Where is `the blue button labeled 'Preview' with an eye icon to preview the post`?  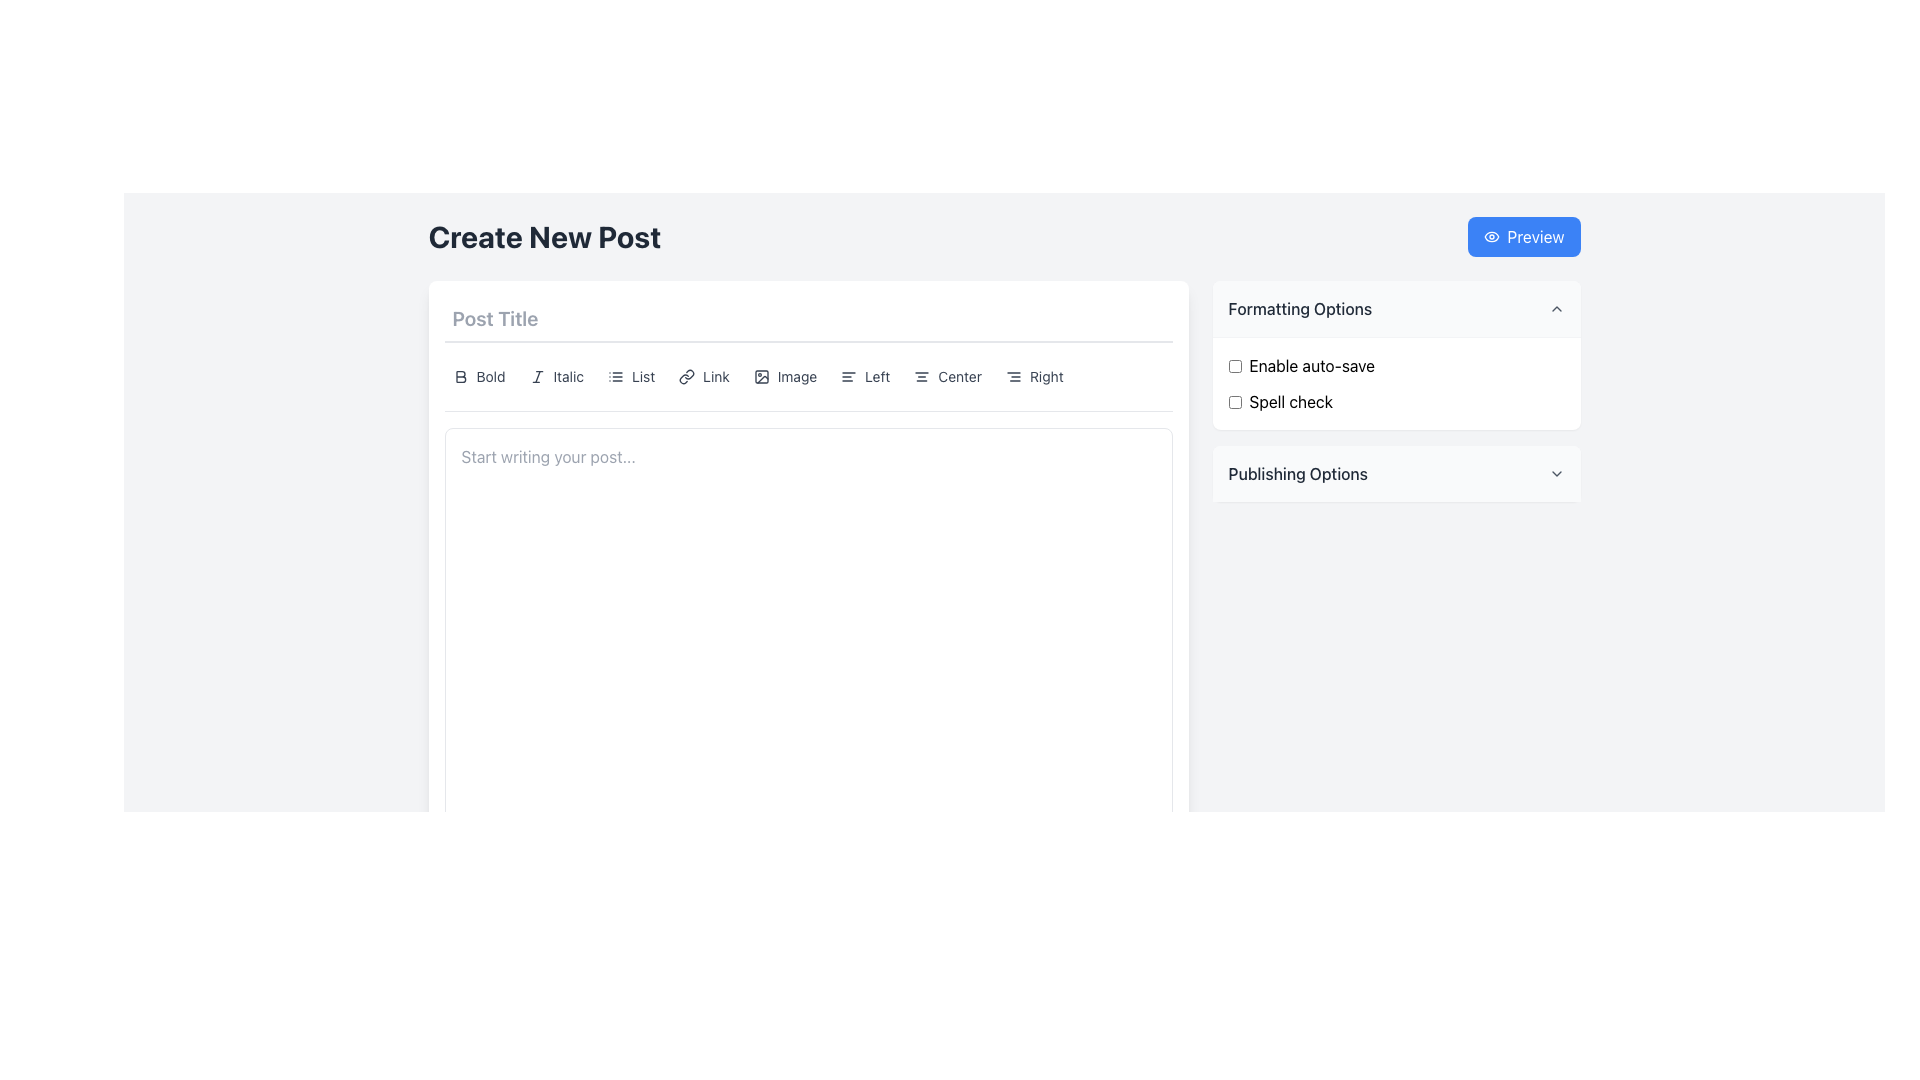
the blue button labeled 'Preview' with an eye icon to preview the post is located at coordinates (1523, 235).